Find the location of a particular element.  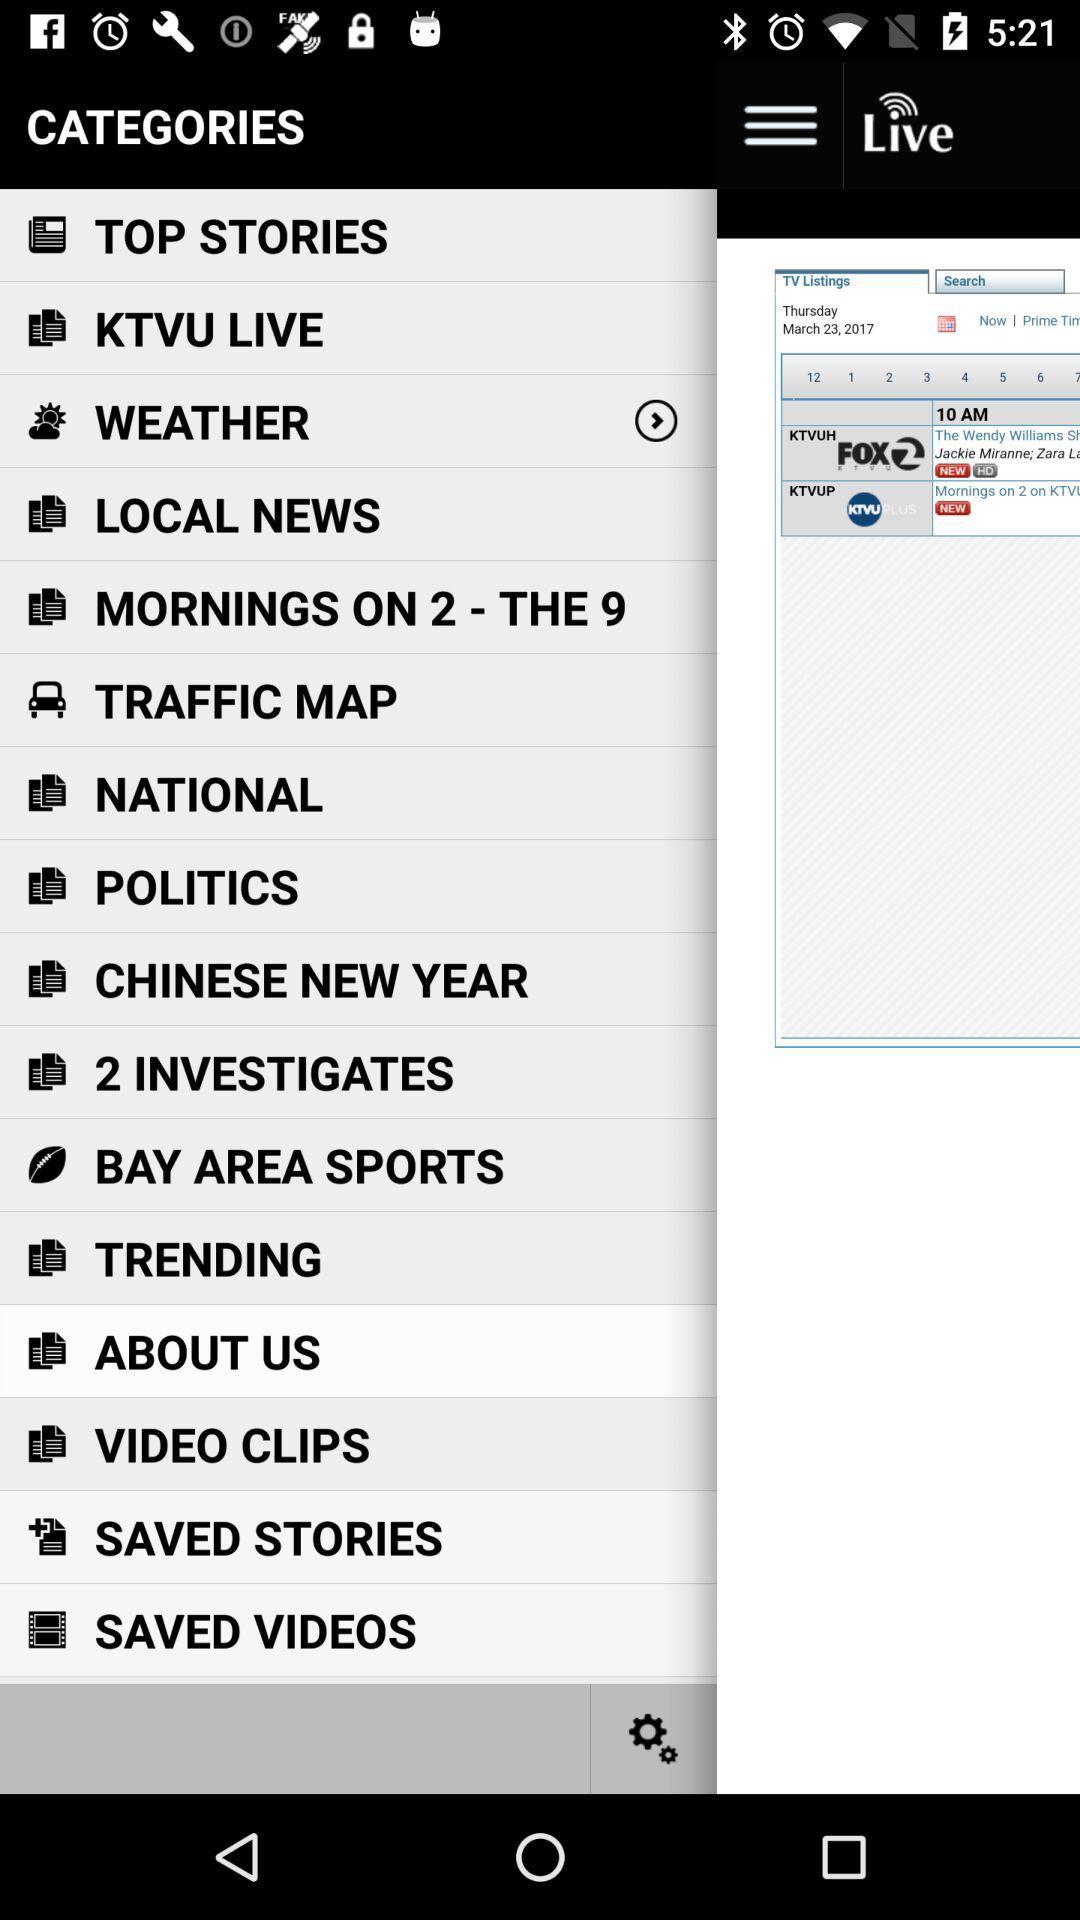

hide/show sidebar is located at coordinates (778, 124).